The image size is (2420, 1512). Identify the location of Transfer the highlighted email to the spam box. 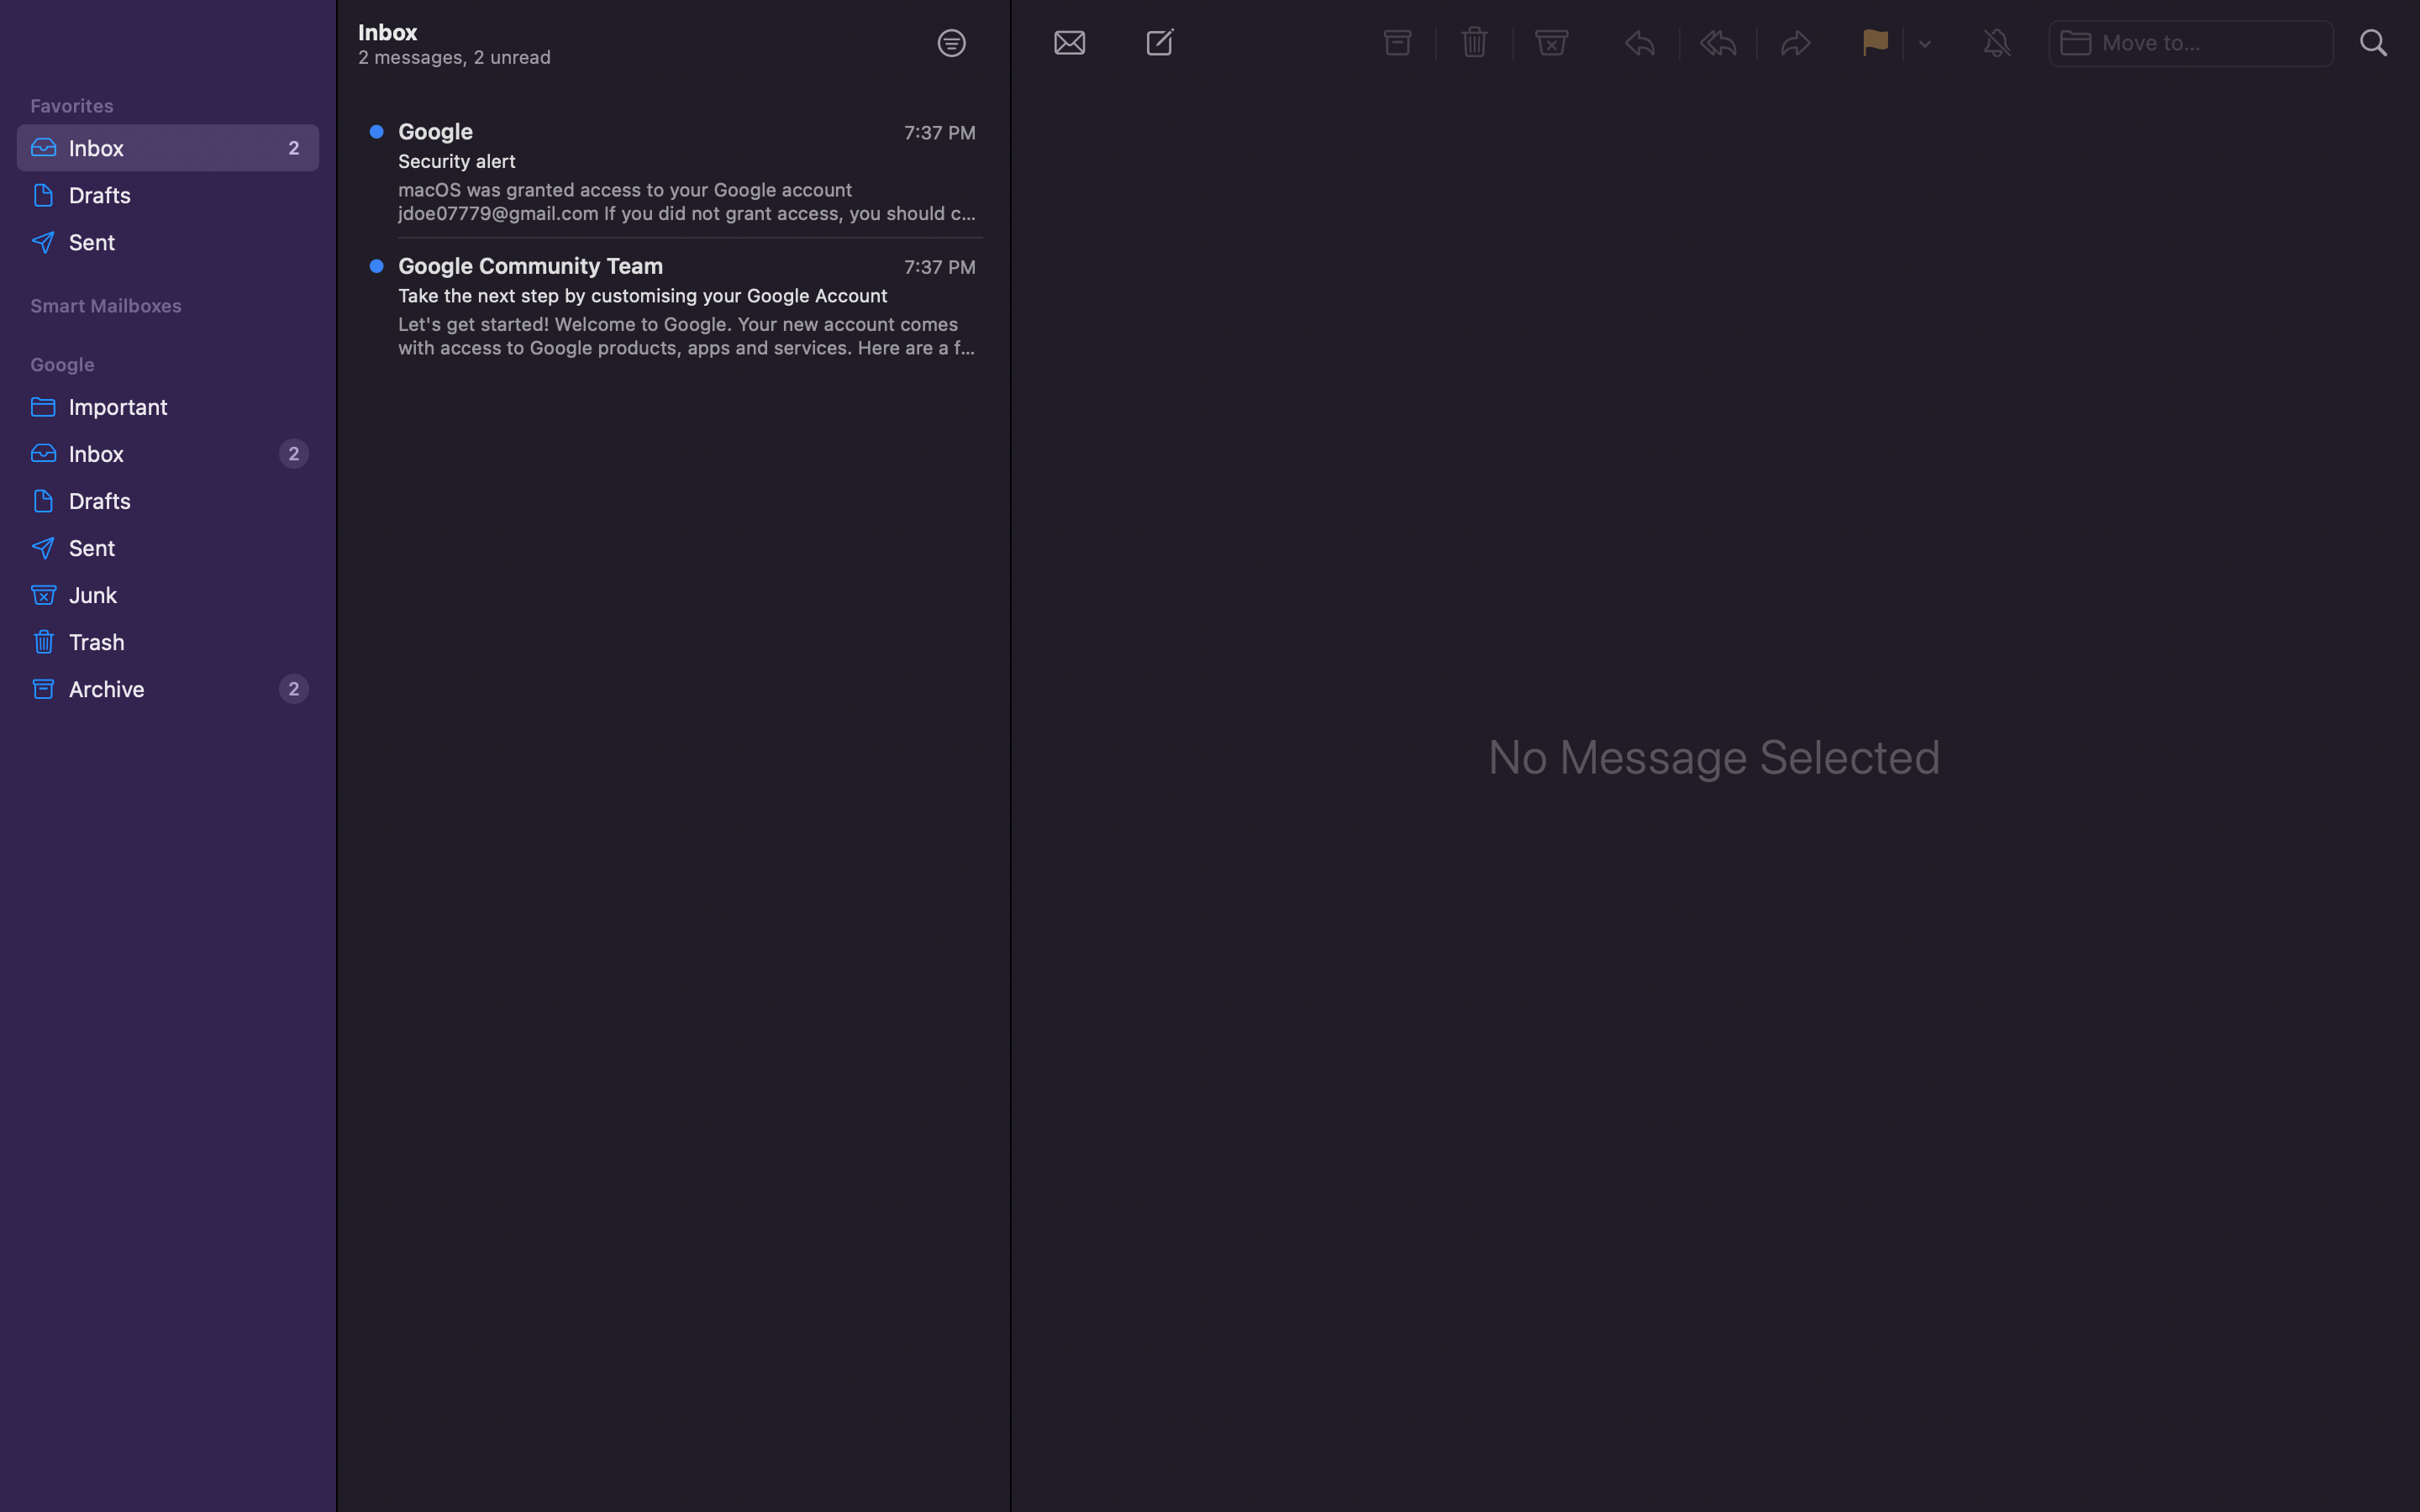
(1555, 41).